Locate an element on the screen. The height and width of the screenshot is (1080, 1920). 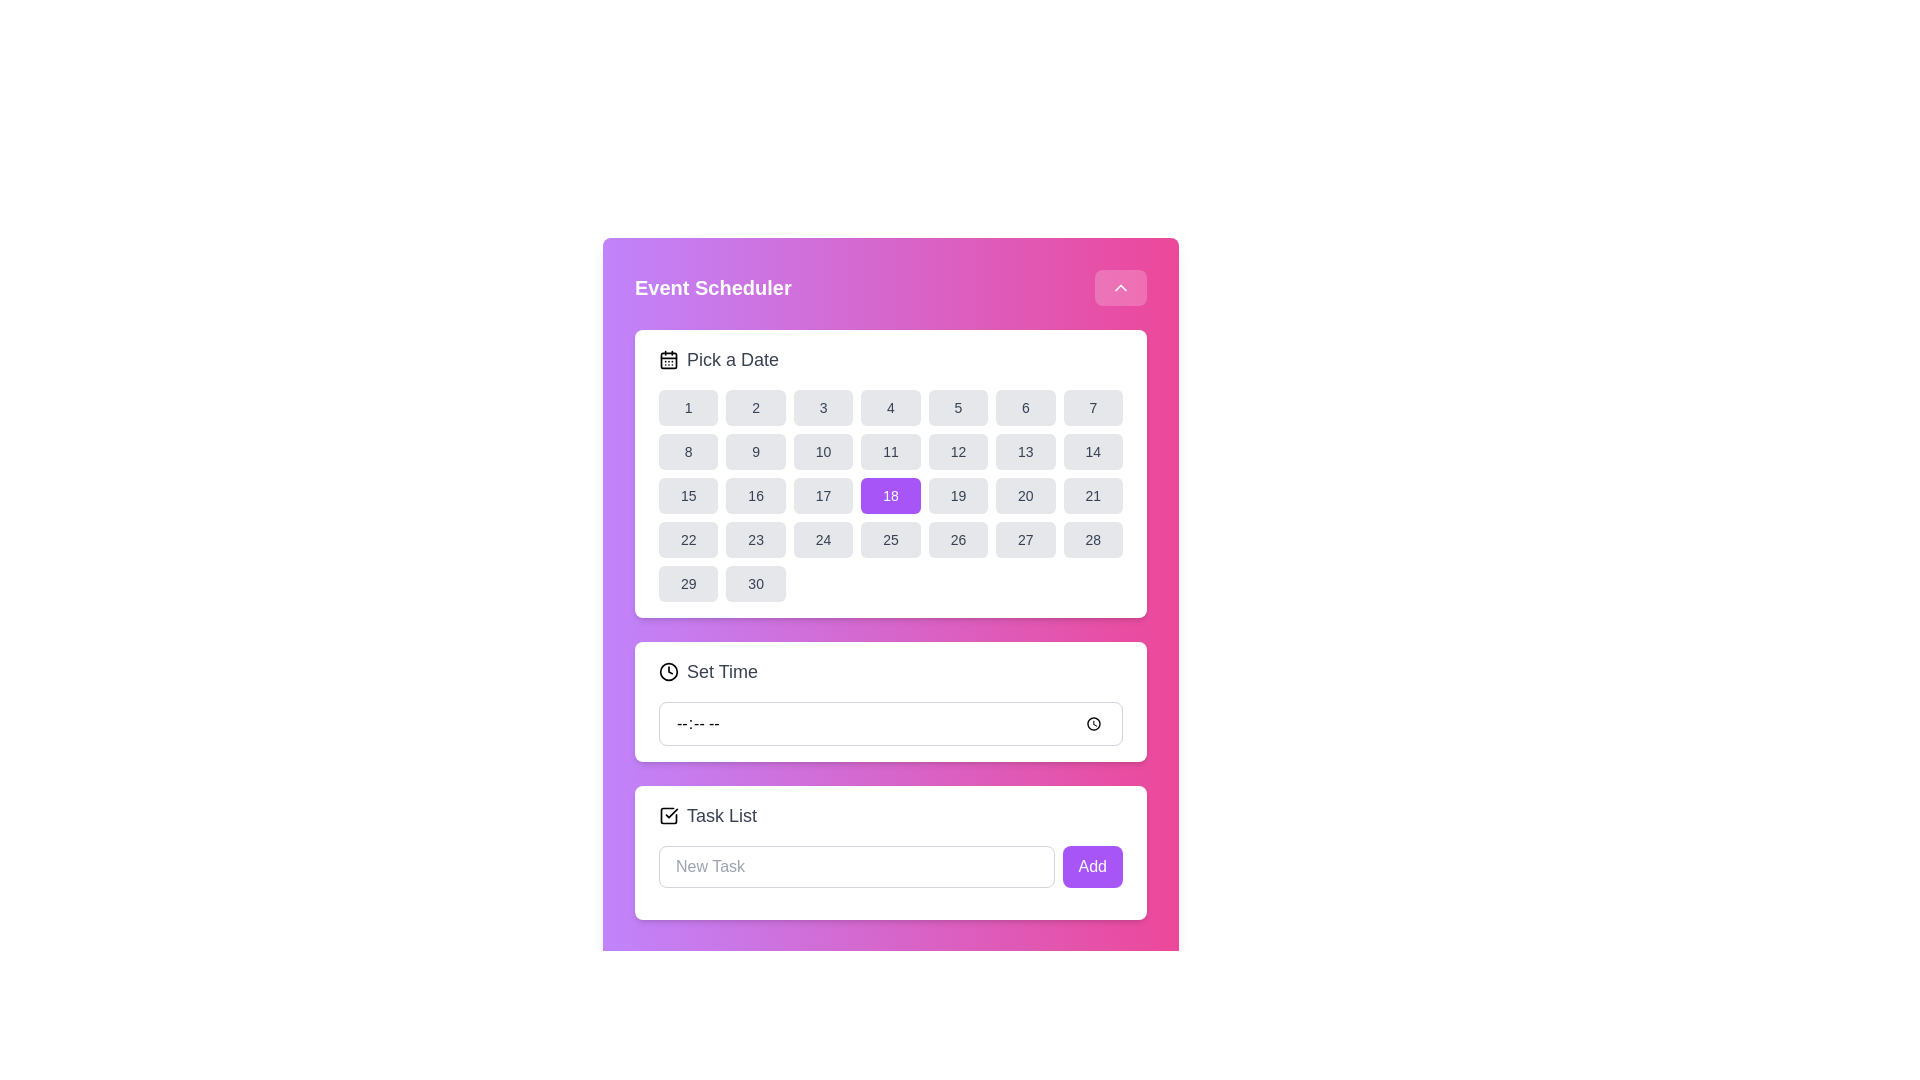
the selectable date button '22' in the 'Pick a Date' calendar component within the 'Event Scheduler' modal is located at coordinates (688, 540).